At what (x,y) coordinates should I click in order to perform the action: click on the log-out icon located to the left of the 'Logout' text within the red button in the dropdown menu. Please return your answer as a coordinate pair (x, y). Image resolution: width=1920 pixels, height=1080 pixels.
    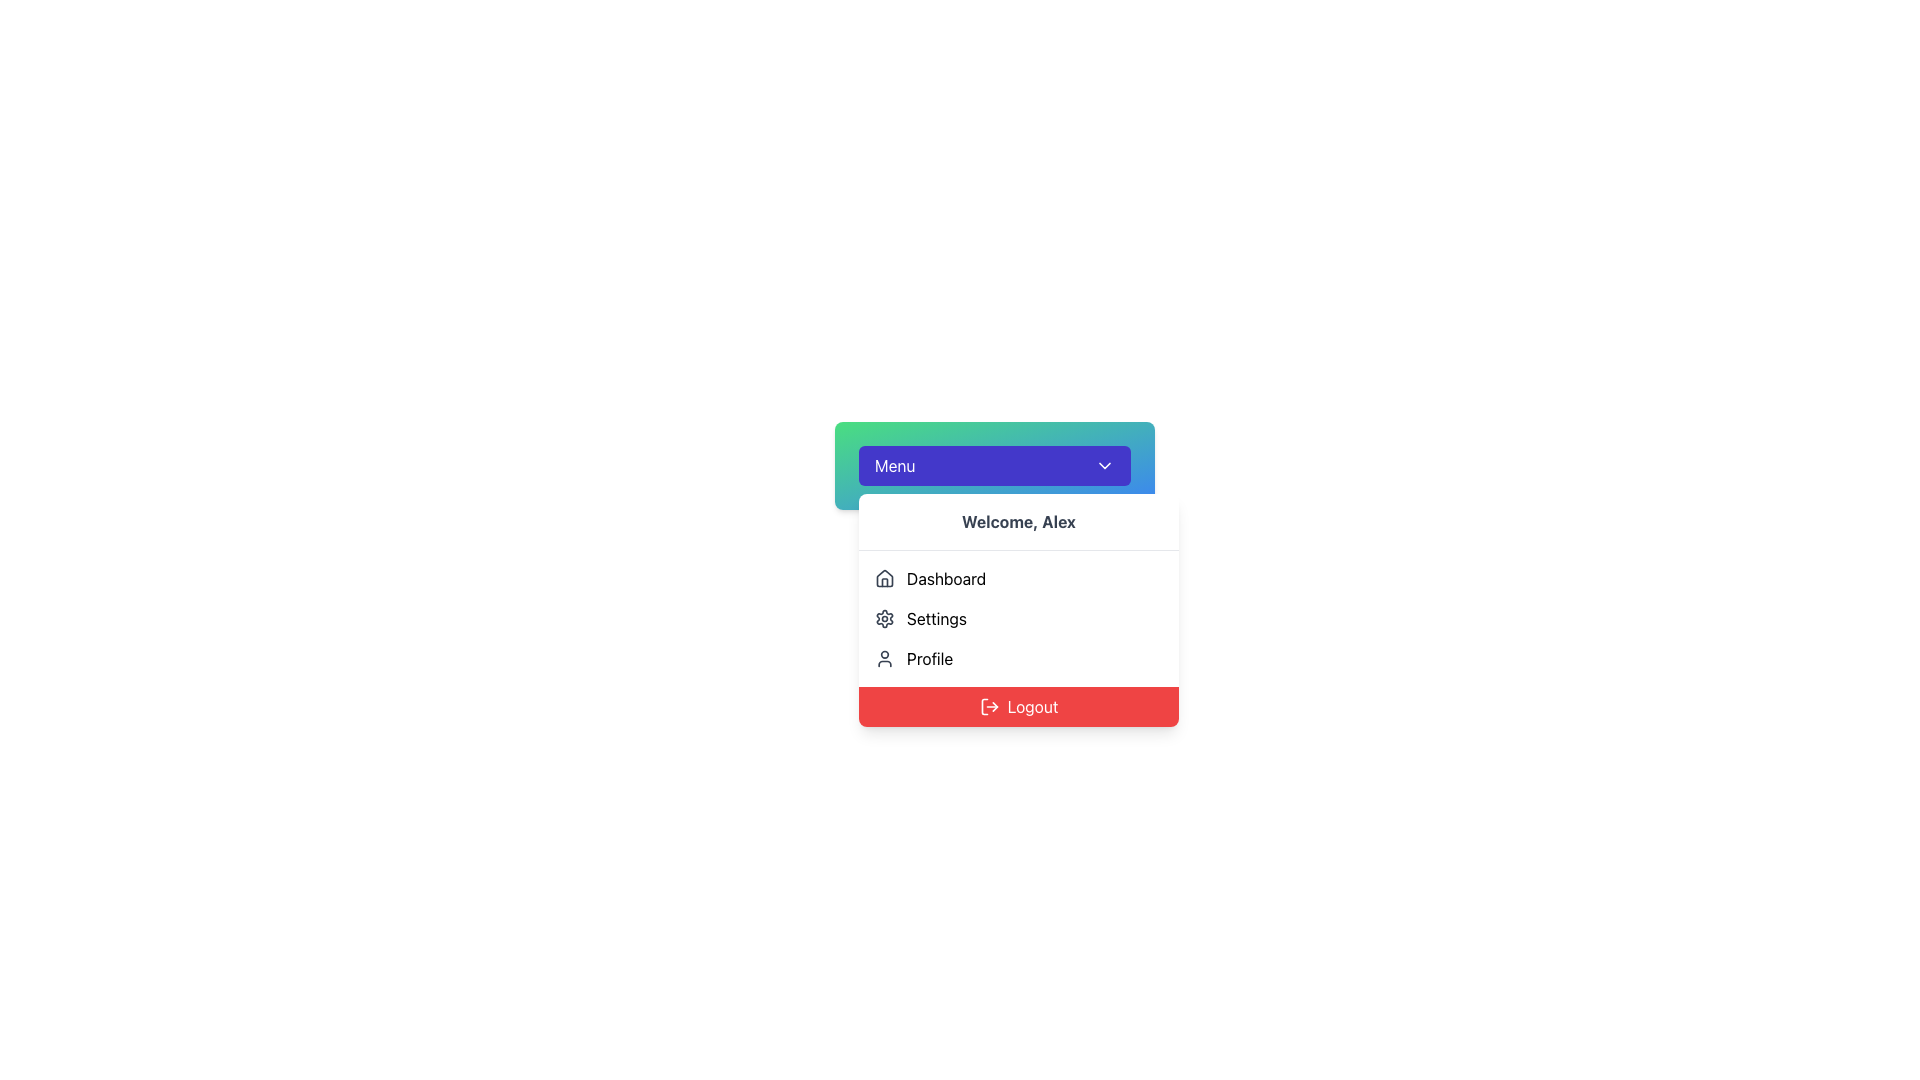
    Looking at the image, I should click on (989, 705).